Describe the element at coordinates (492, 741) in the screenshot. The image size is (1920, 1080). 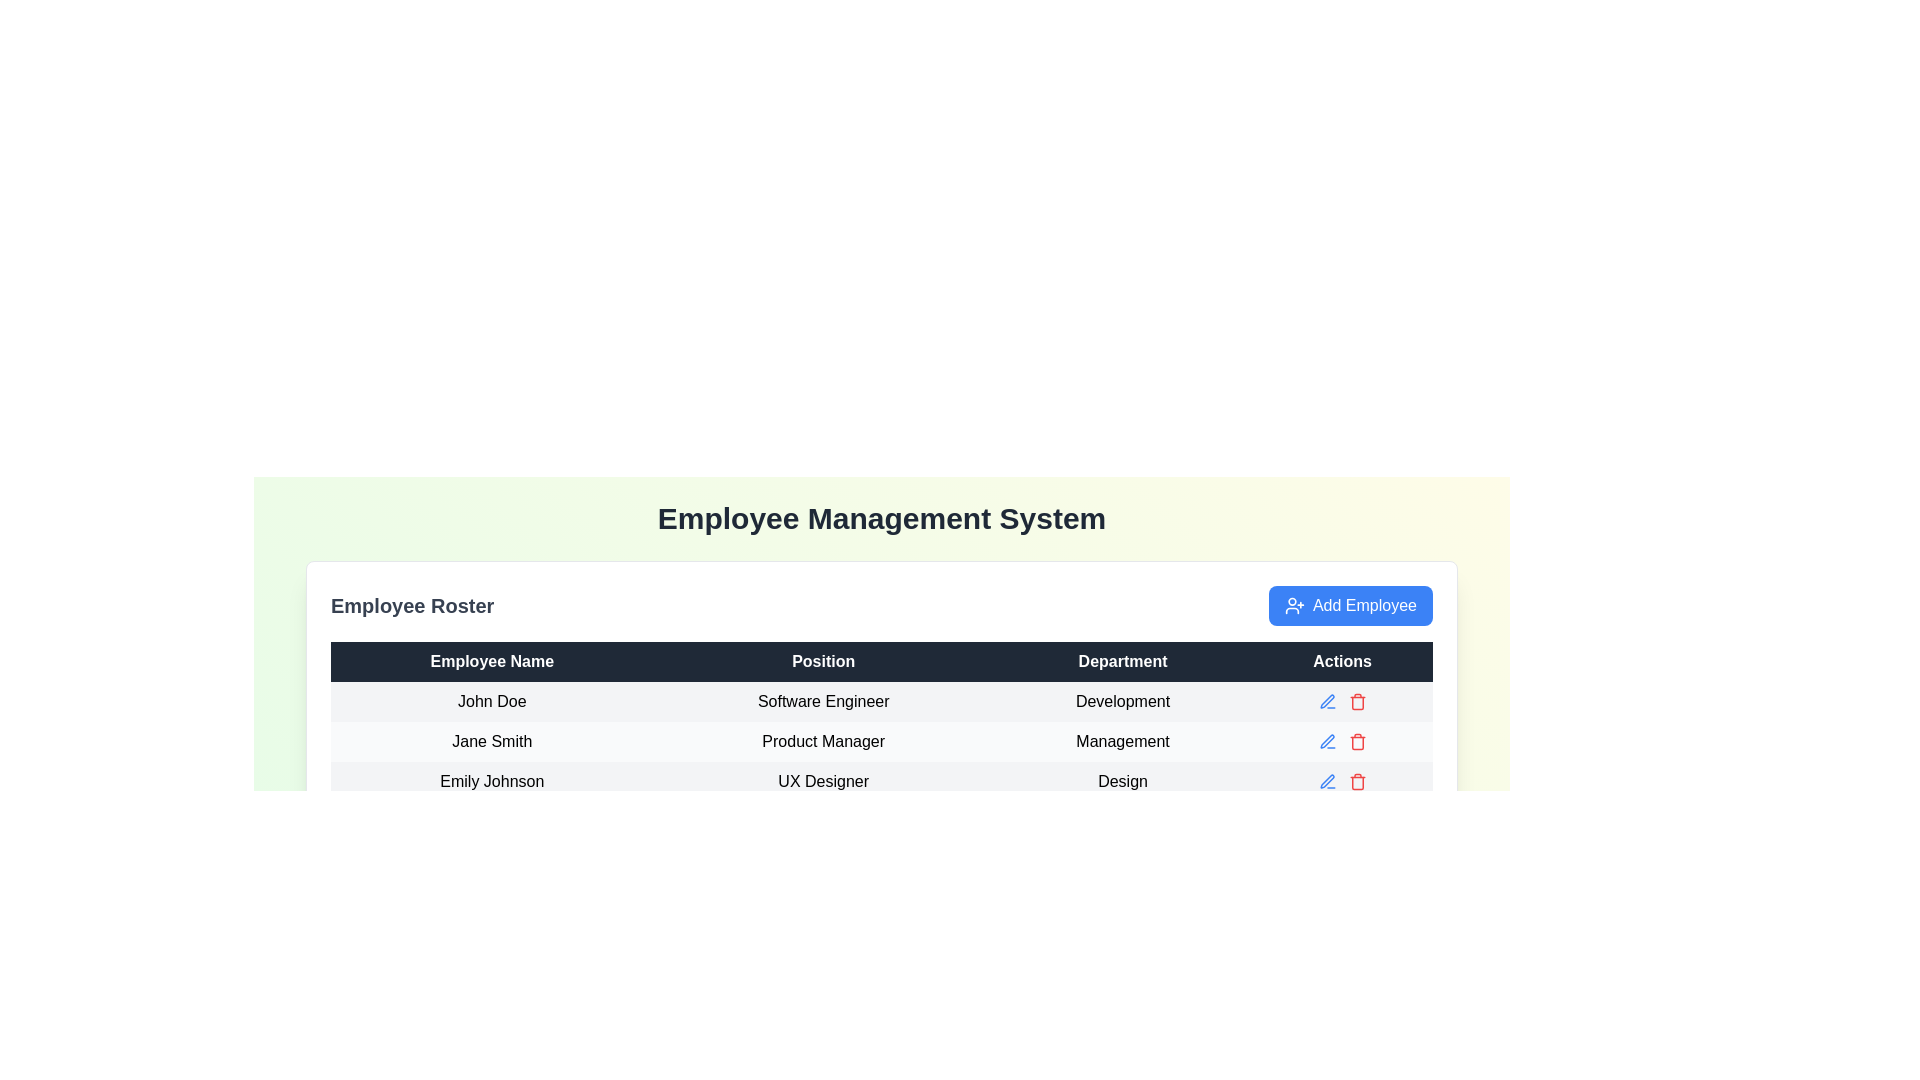
I see `the text label displaying 'Jane Smith' in the 'Employee Roster' table, which is the second row under the 'Employee Name' column` at that location.